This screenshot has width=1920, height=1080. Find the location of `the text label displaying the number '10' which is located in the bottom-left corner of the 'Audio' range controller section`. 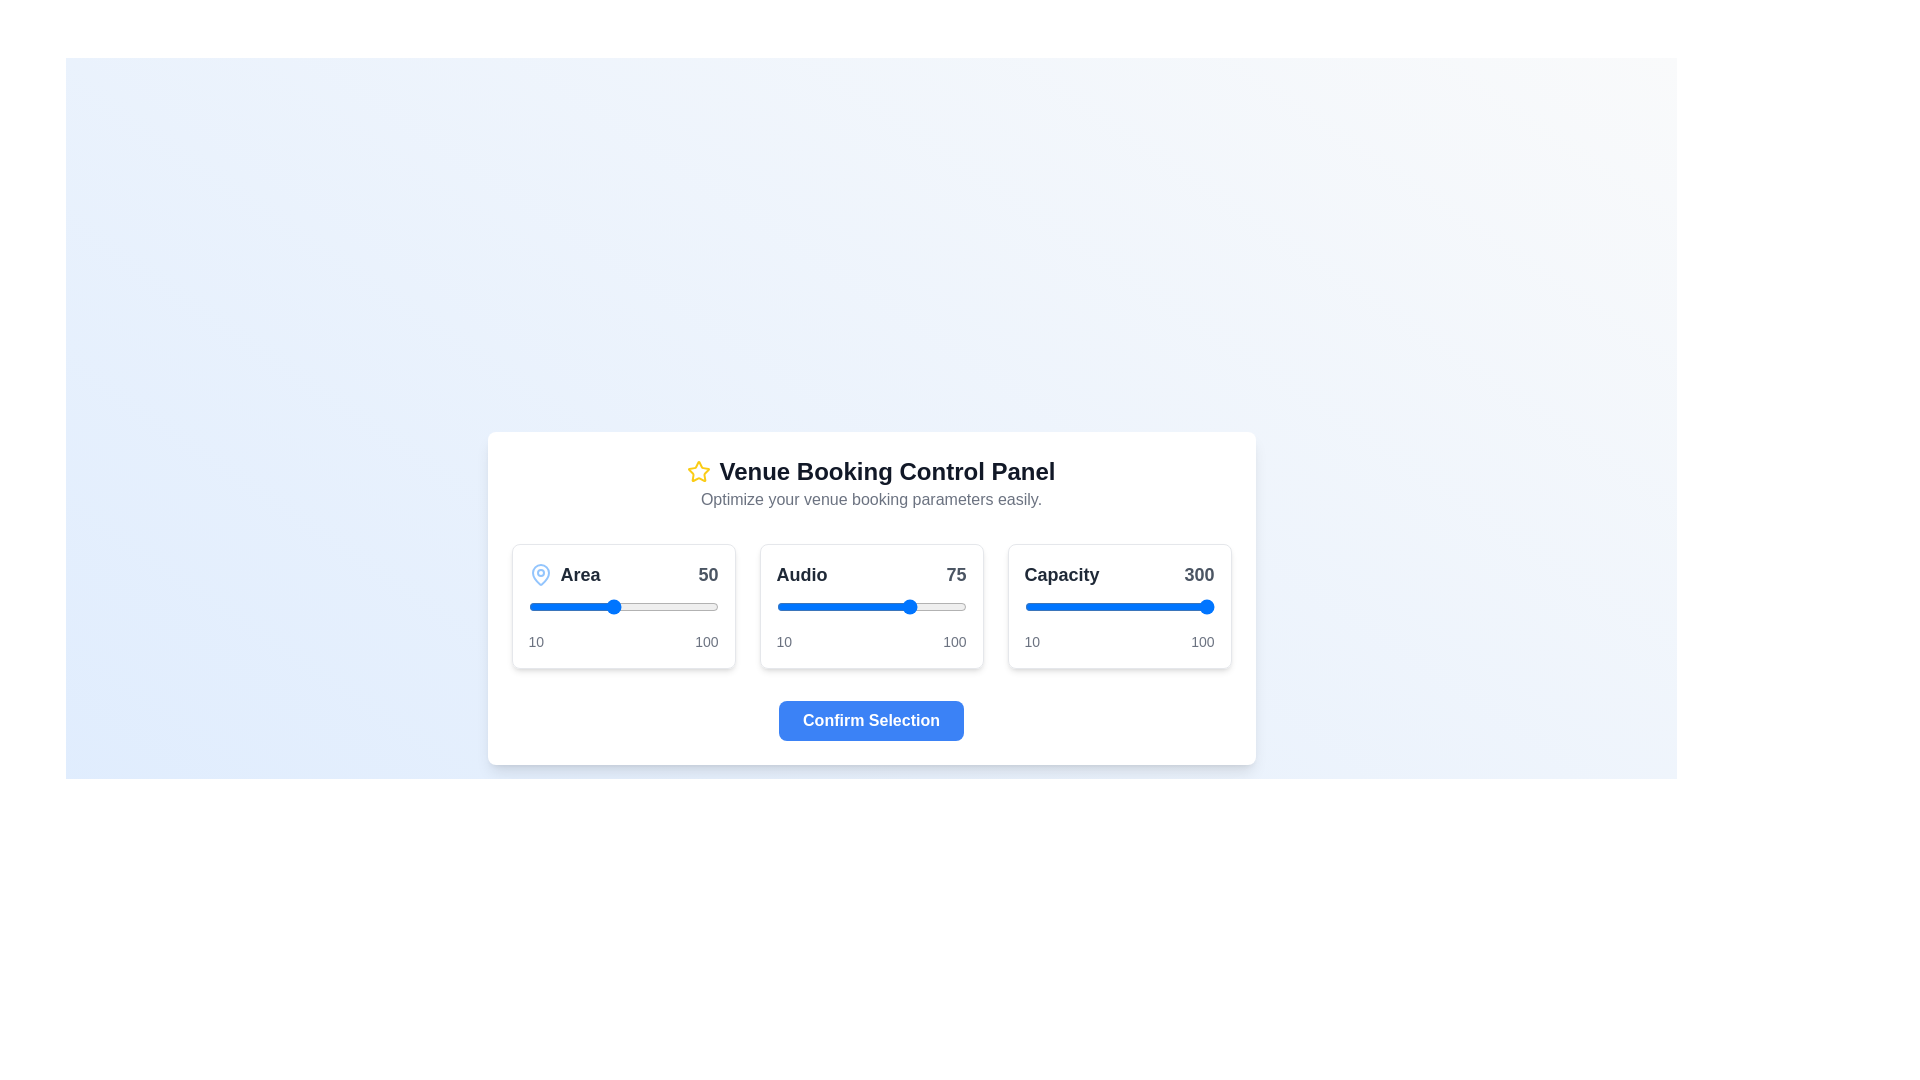

the text label displaying the number '10' which is located in the bottom-left corner of the 'Audio' range controller section is located at coordinates (536, 641).